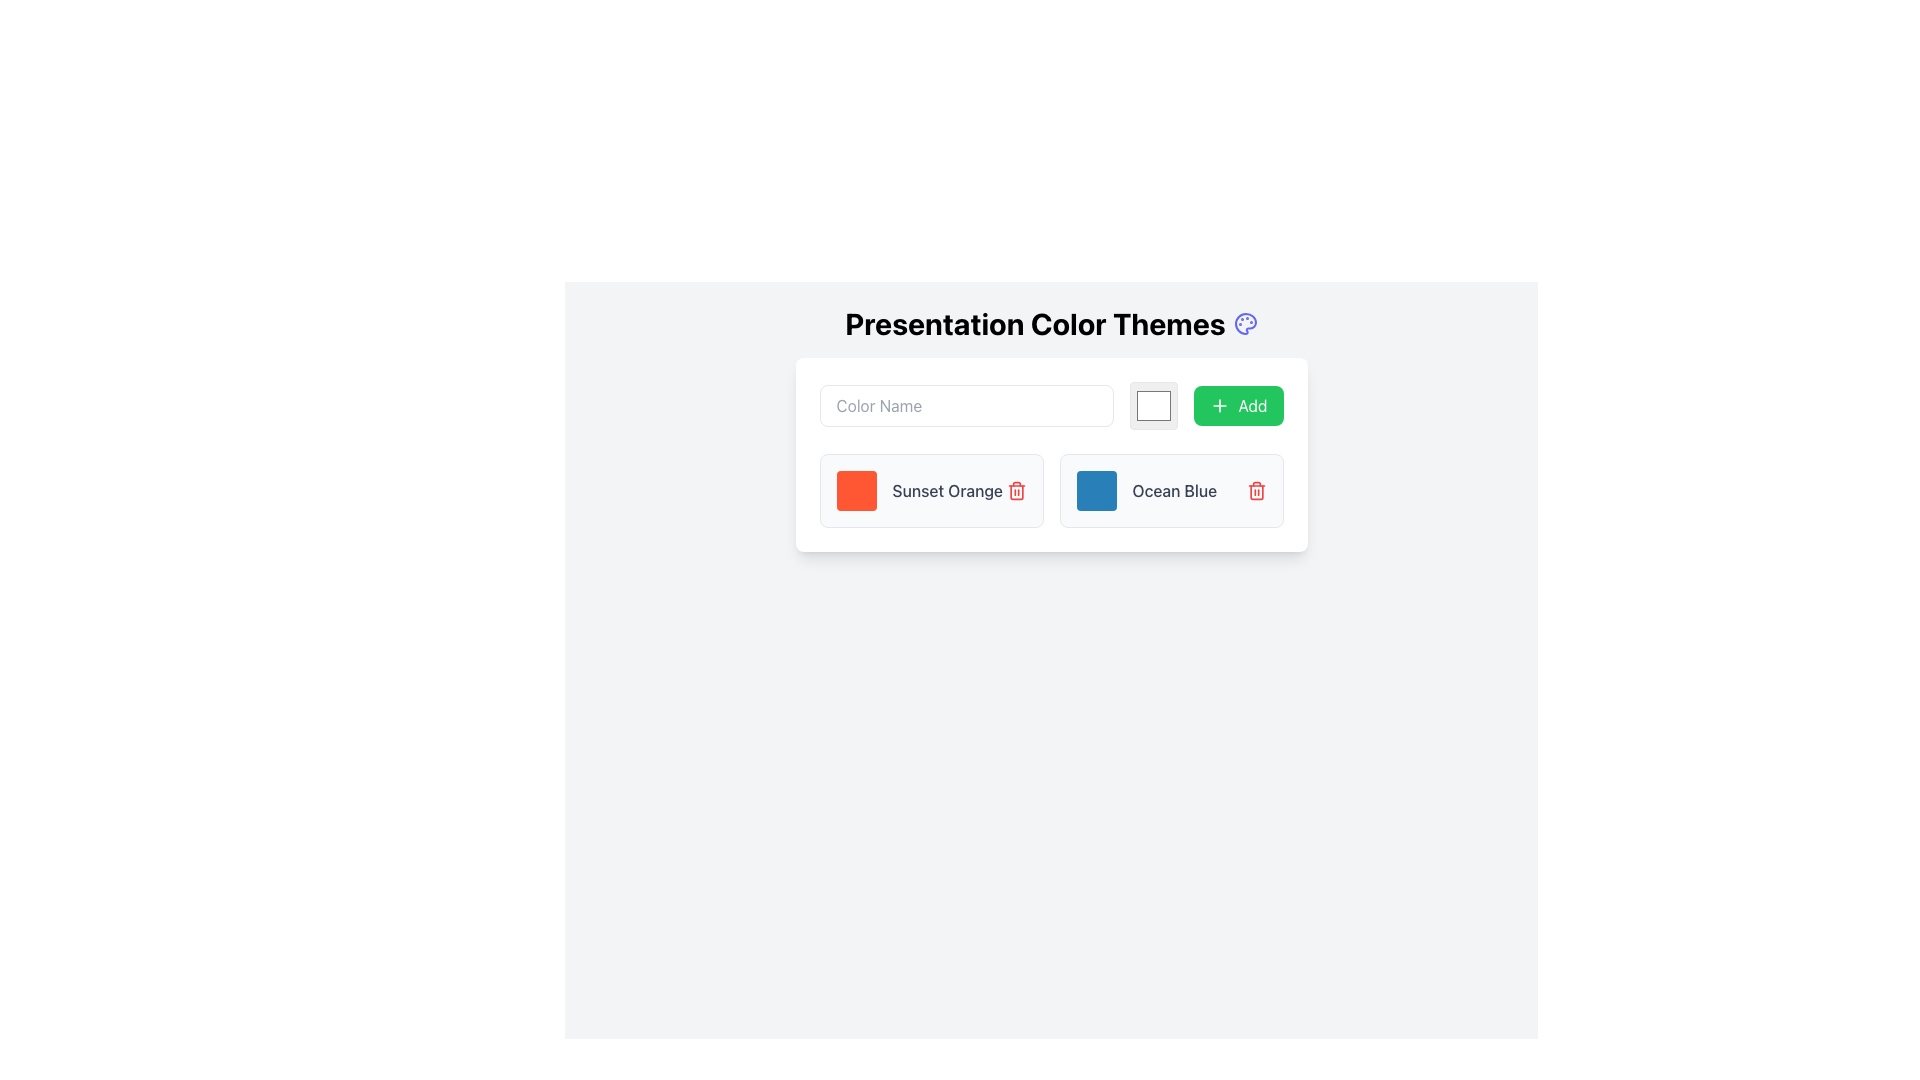  I want to click on the 'Sunset Orange' color selection option, so click(917, 490).